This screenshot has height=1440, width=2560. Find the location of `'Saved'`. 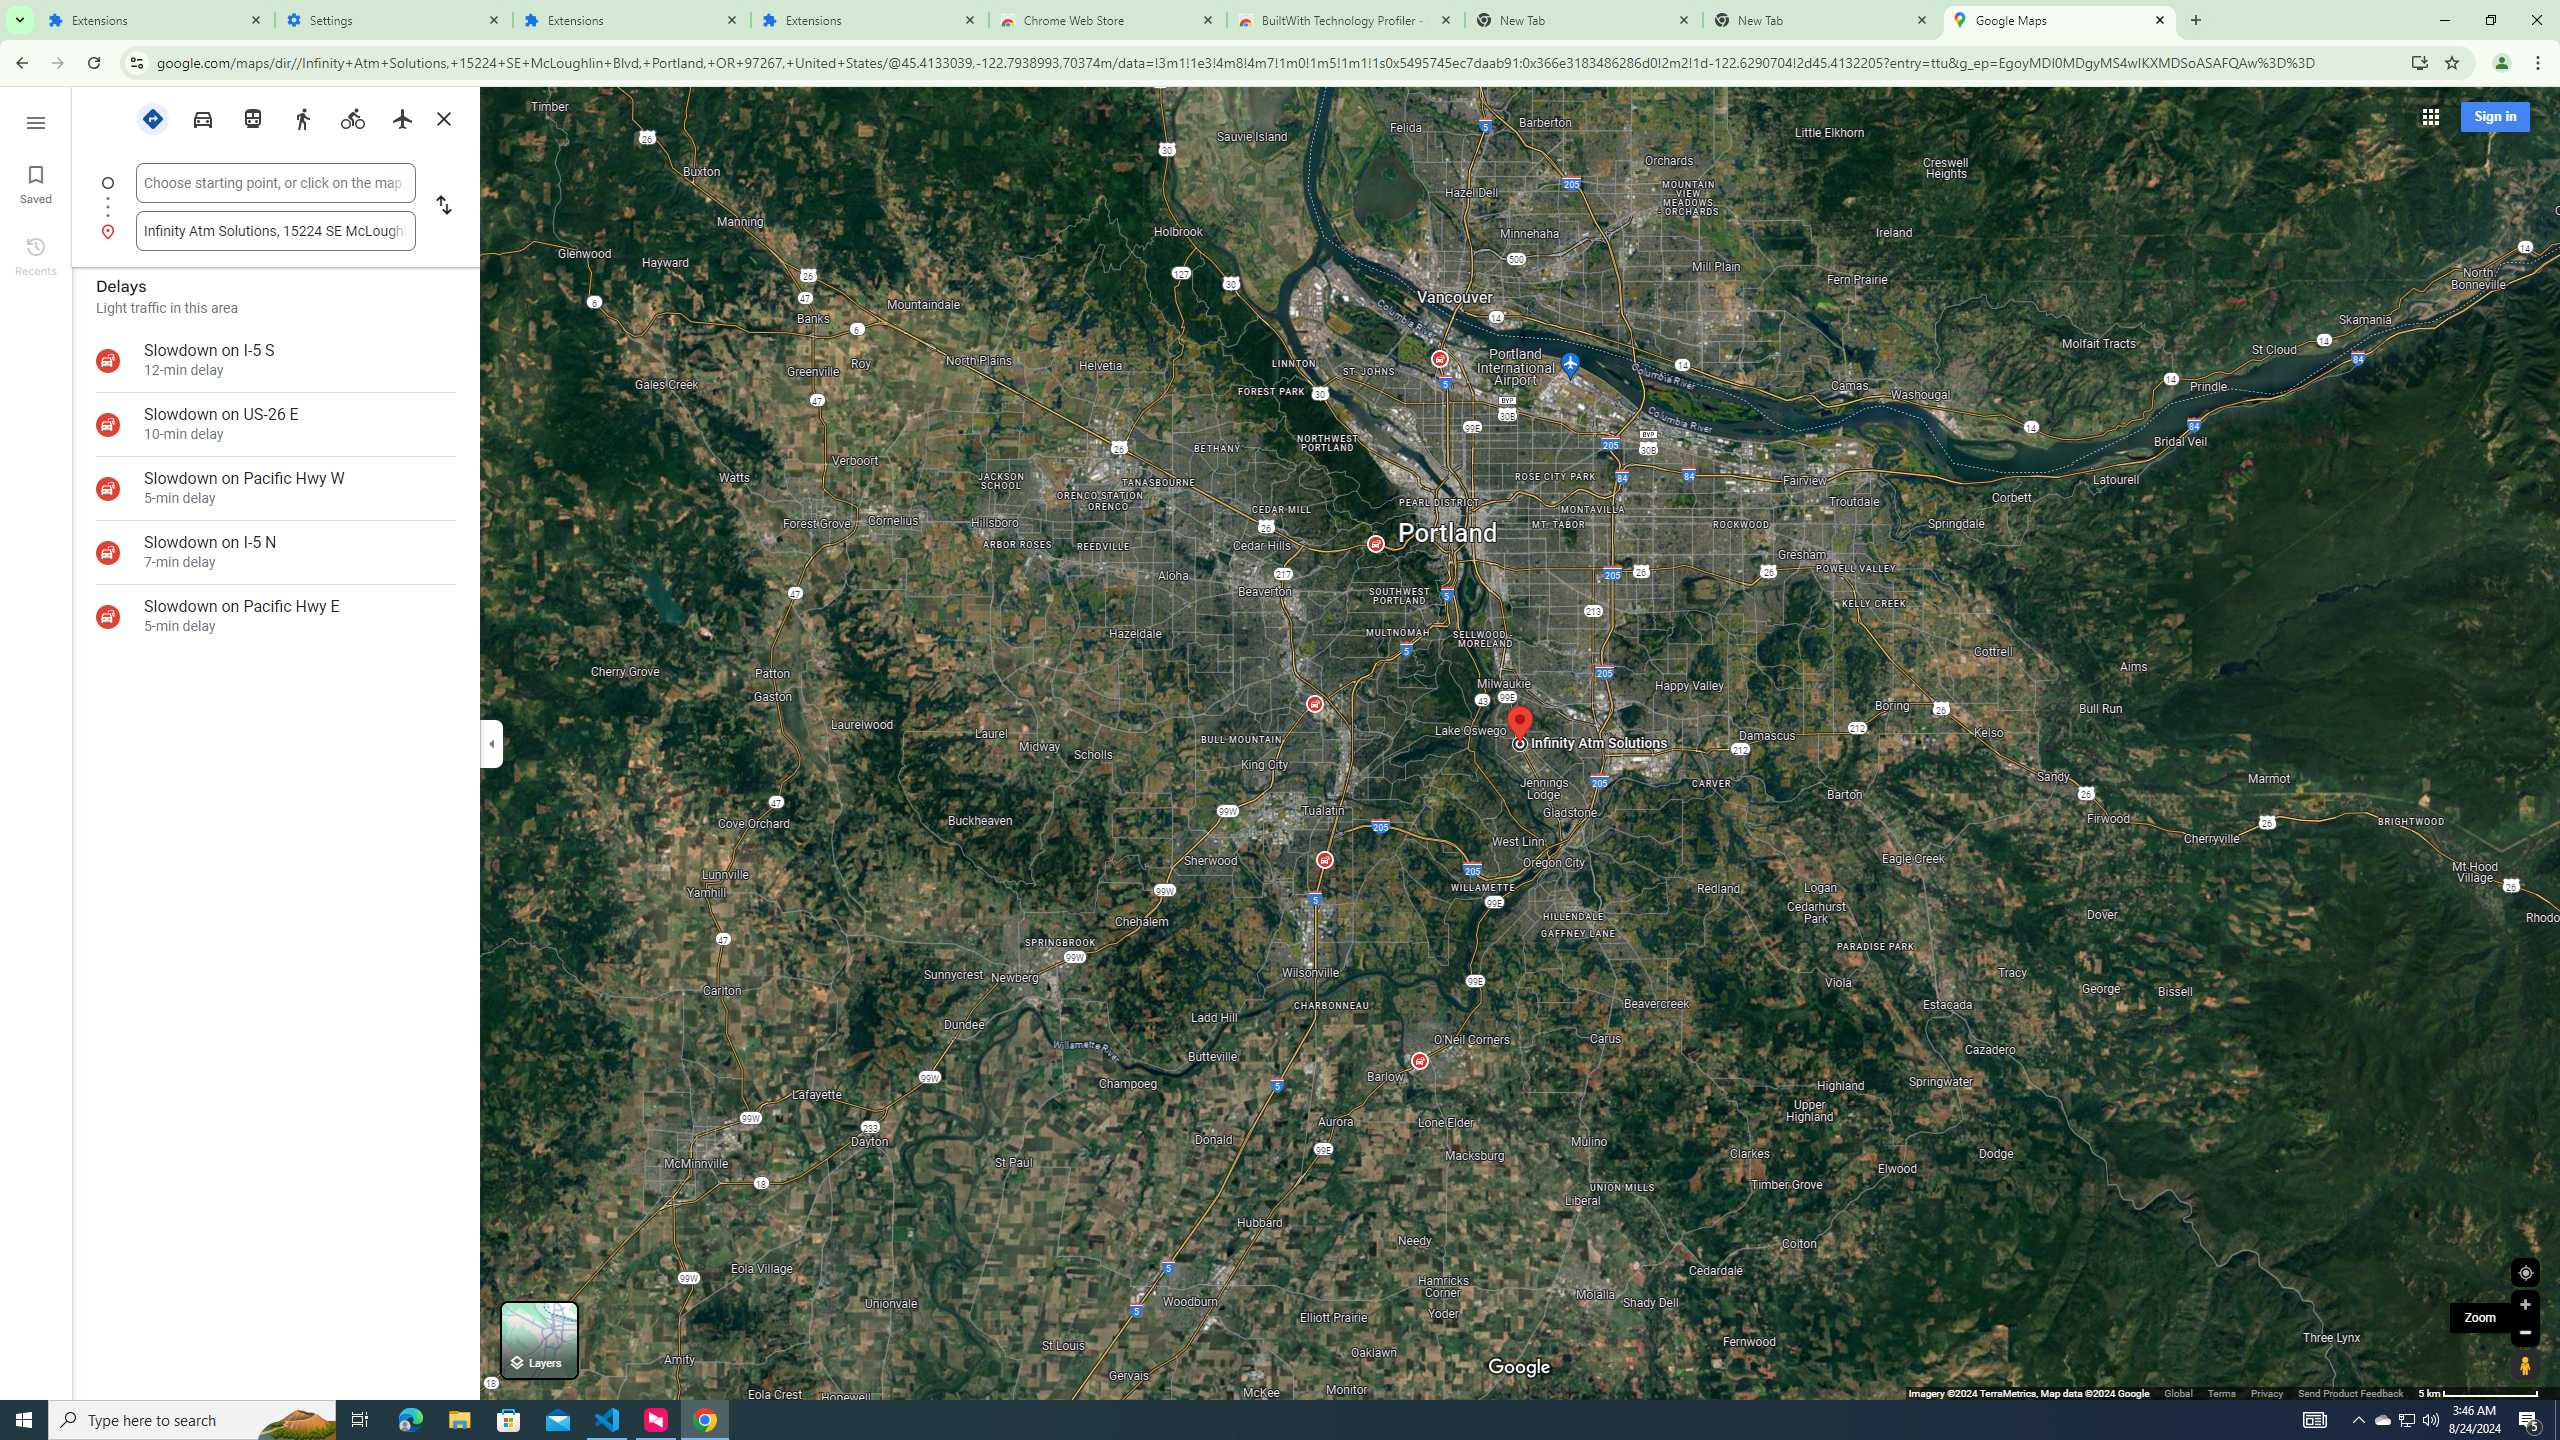

'Saved' is located at coordinates (34, 183).